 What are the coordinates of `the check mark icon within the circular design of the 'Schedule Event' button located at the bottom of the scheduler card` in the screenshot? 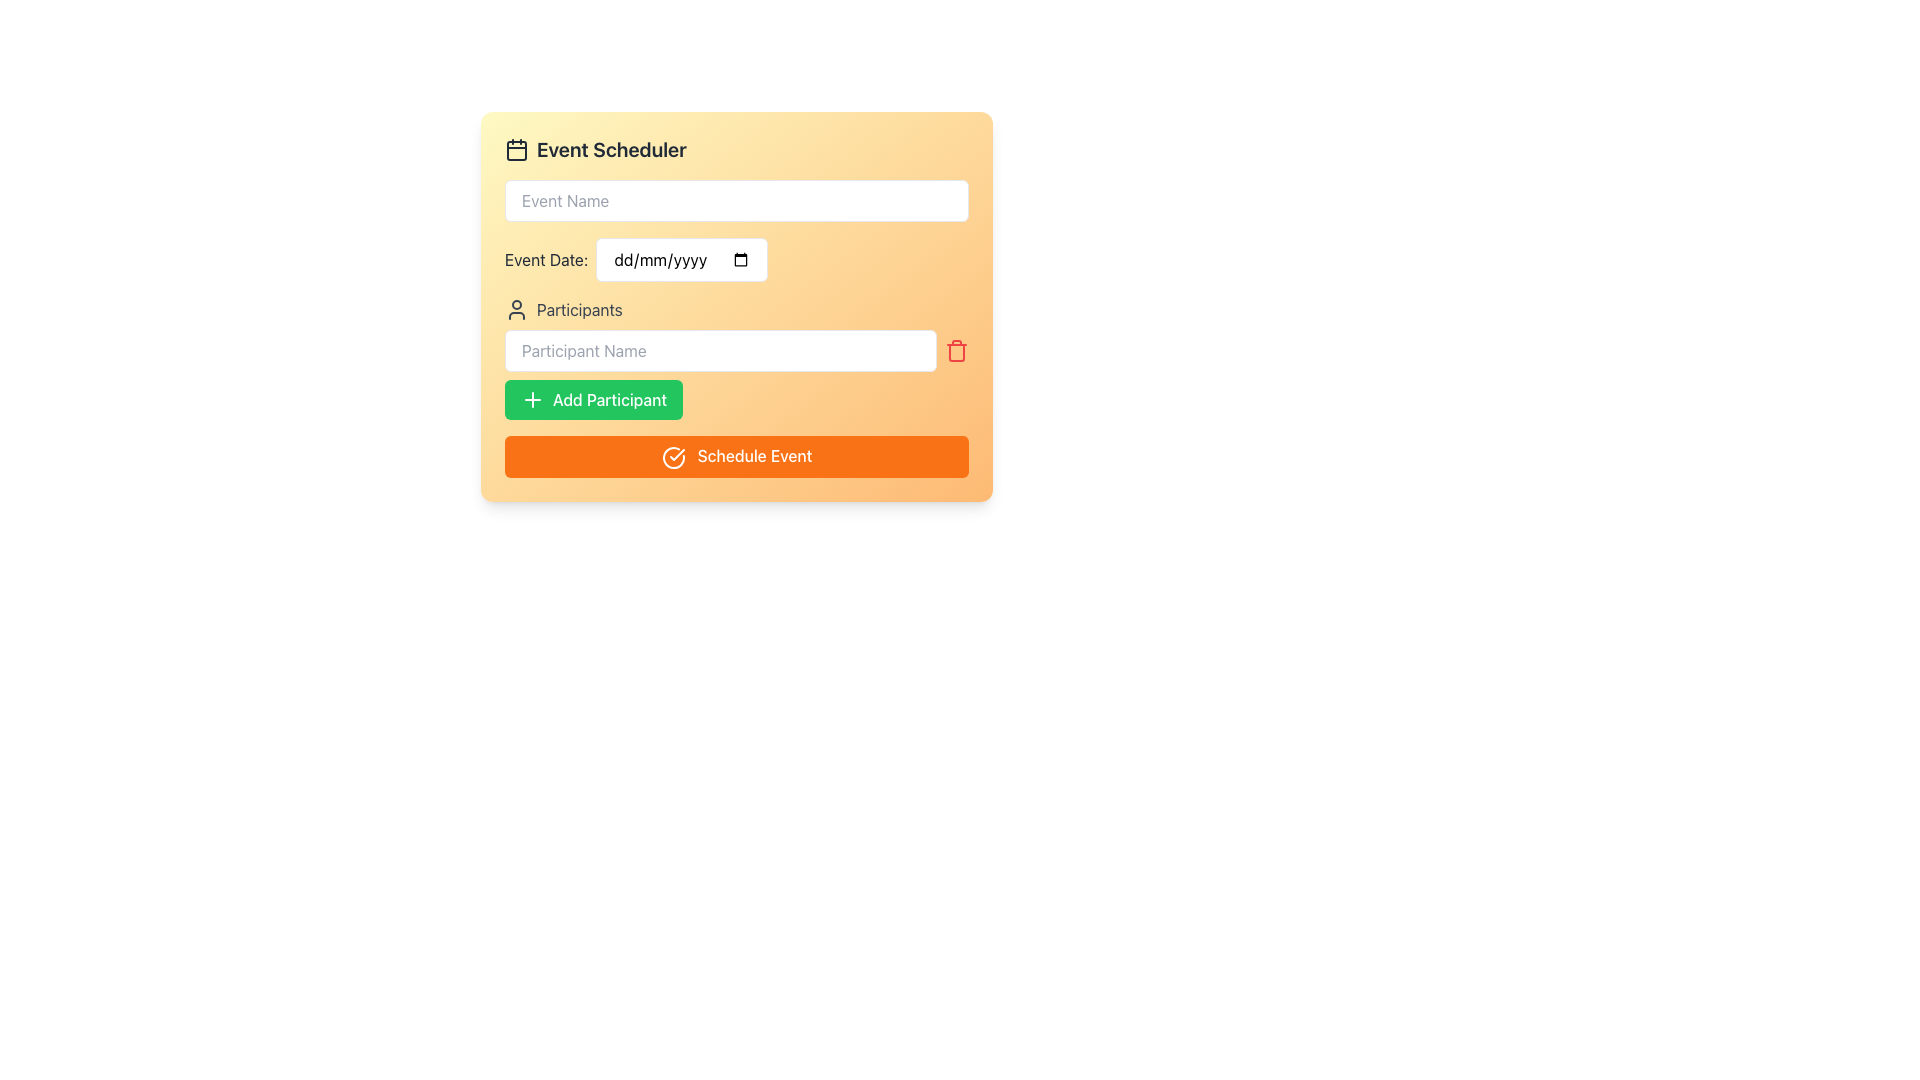 It's located at (676, 454).